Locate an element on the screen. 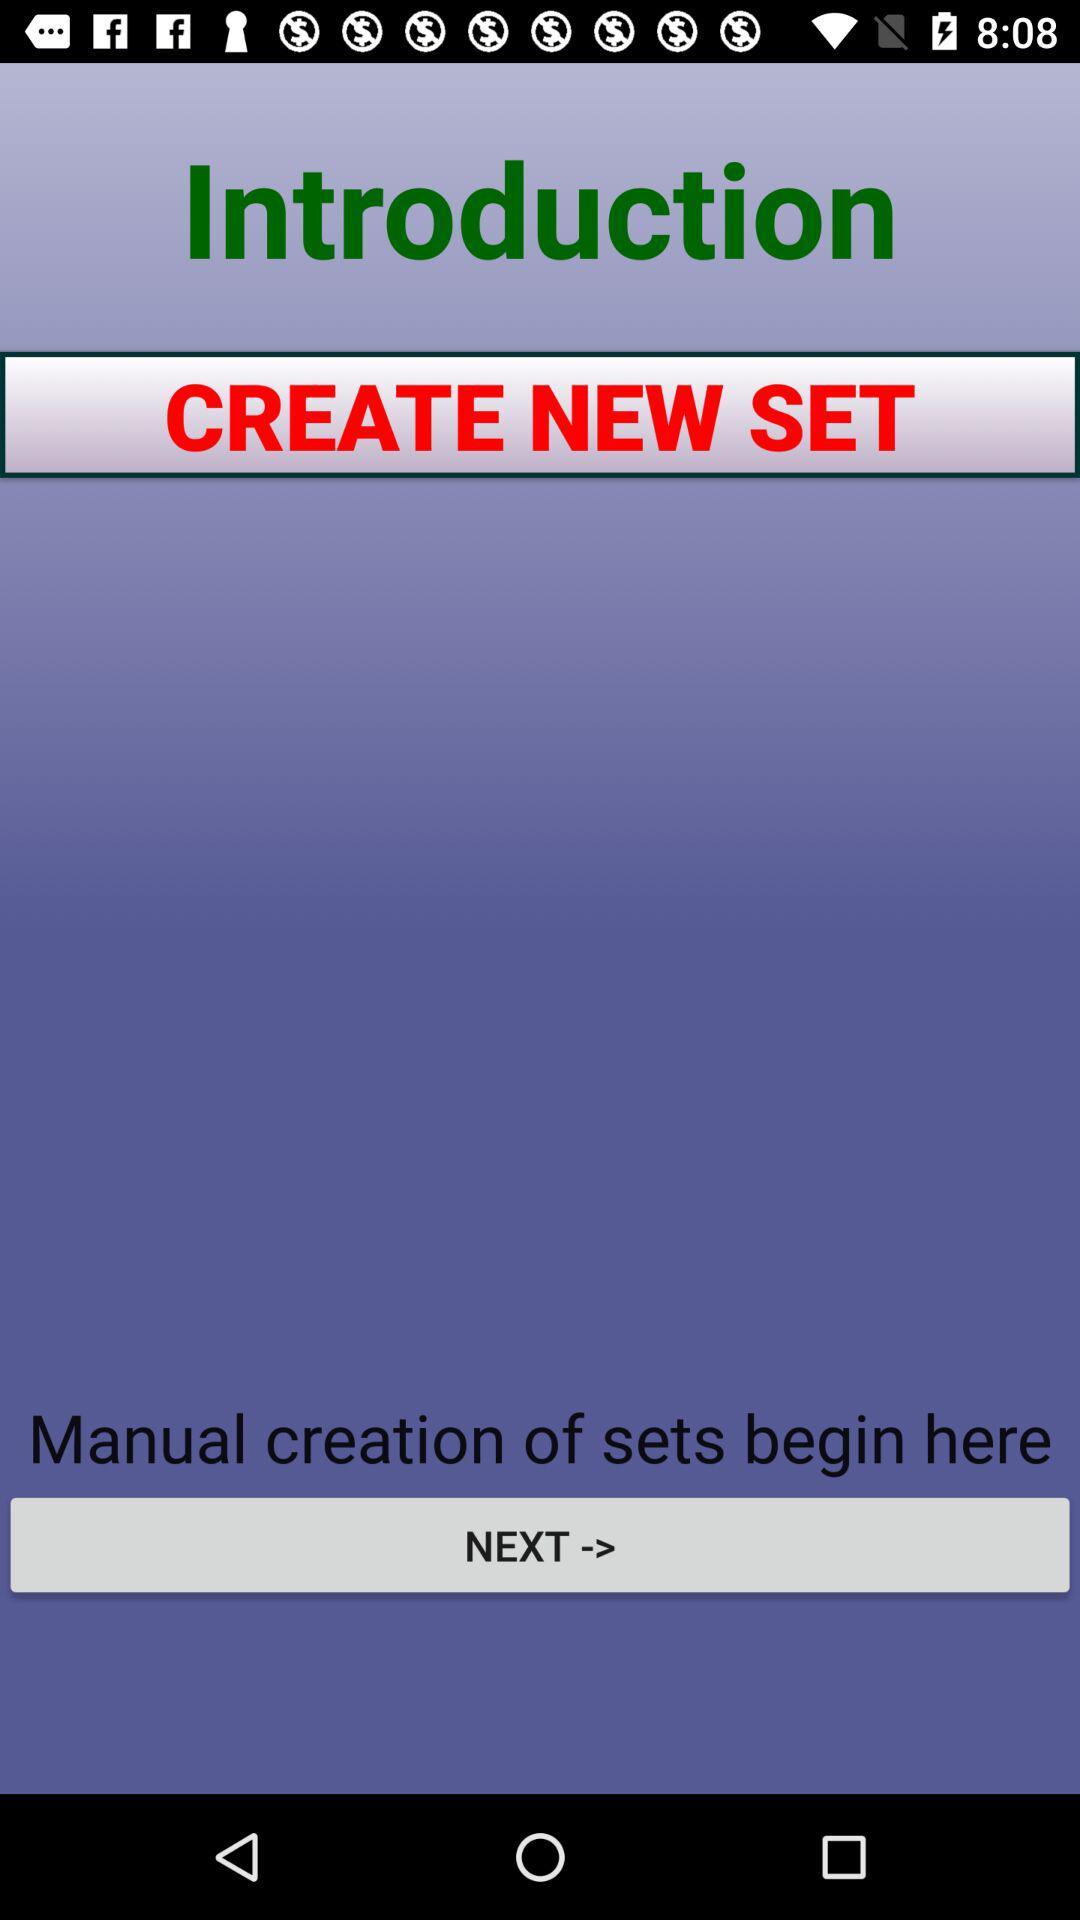 The image size is (1080, 1920). item below the manual creation of app is located at coordinates (540, 1544).